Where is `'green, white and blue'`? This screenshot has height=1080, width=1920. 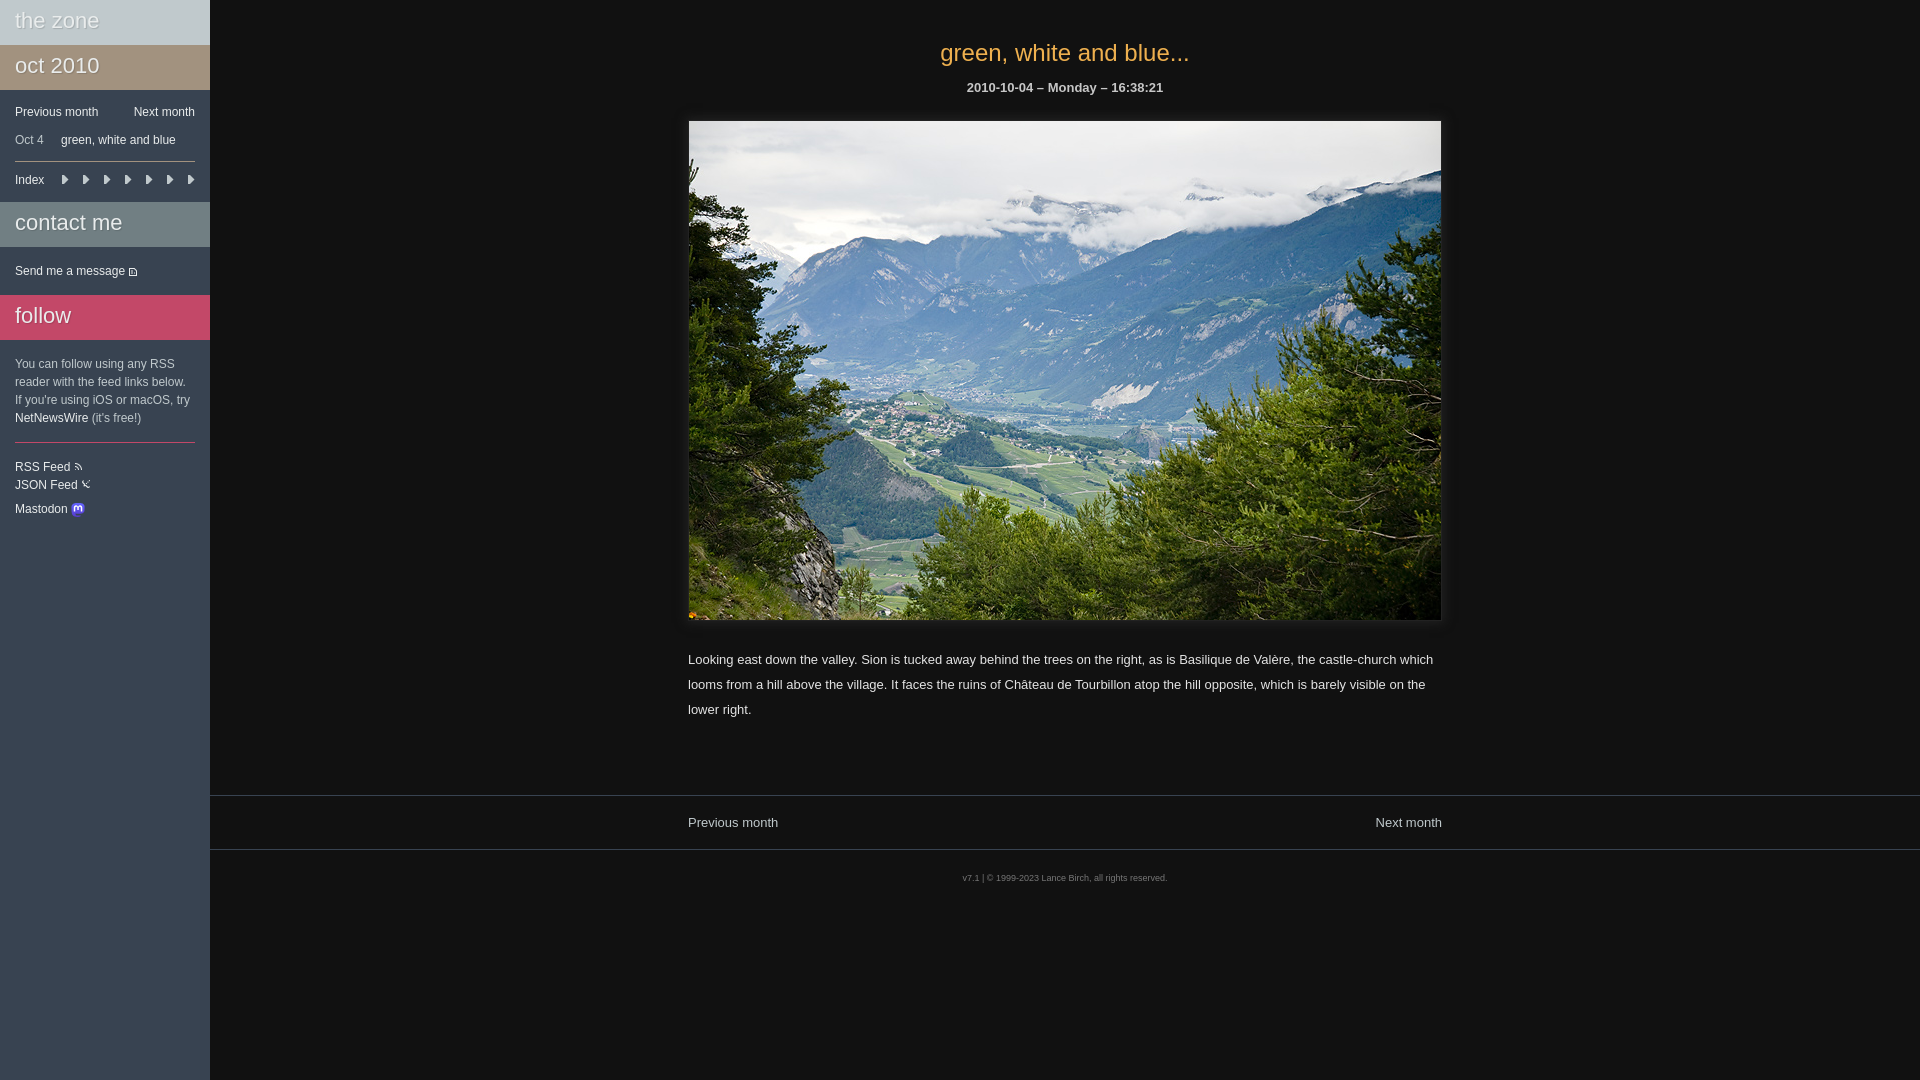
'green, white and blue' is located at coordinates (117, 138).